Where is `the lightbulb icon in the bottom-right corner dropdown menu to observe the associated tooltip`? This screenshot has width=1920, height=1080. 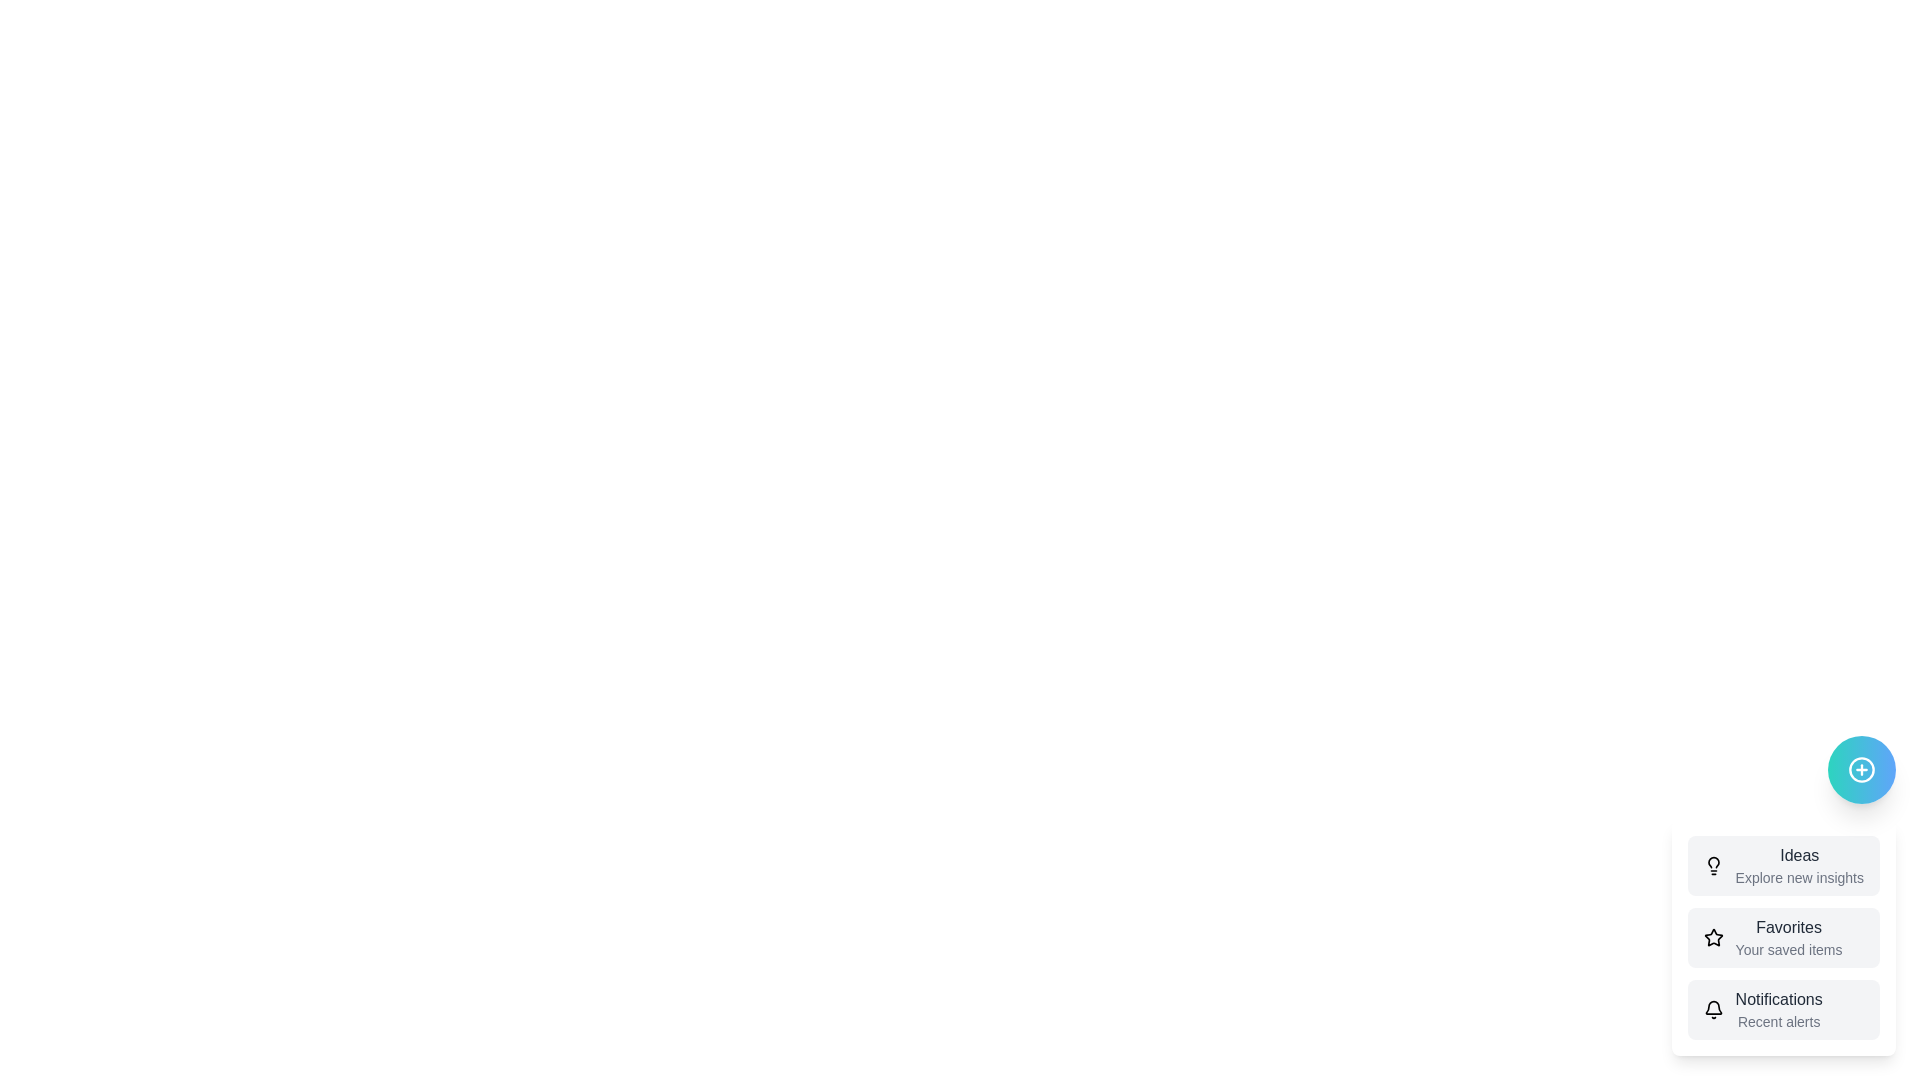
the lightbulb icon in the bottom-right corner dropdown menu to observe the associated tooltip is located at coordinates (1712, 861).